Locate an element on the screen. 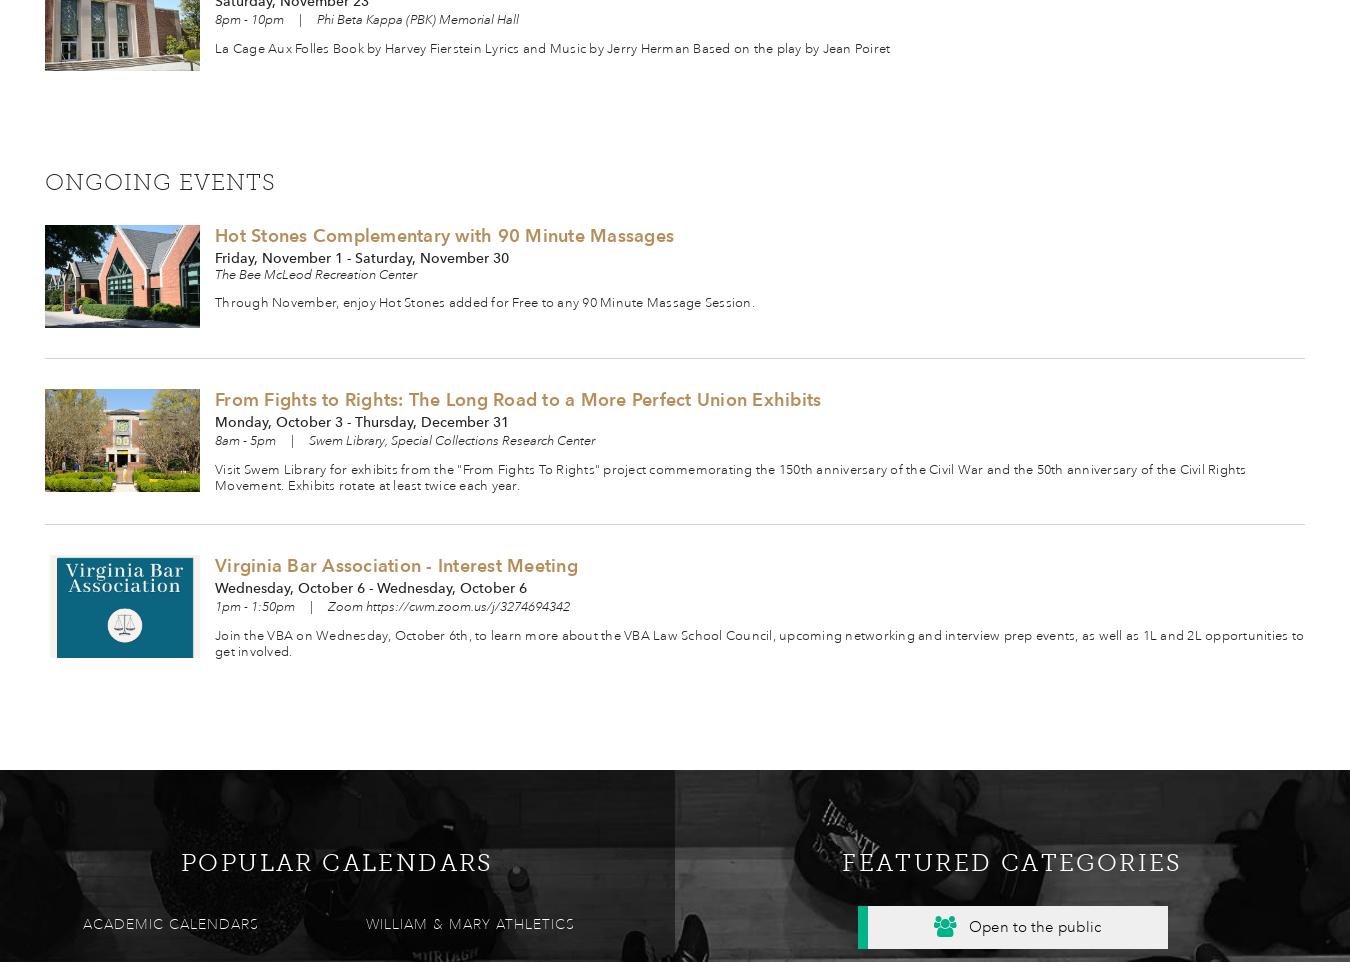 This screenshot has width=1350, height=962. '8pm - 10pm' is located at coordinates (248, 19).